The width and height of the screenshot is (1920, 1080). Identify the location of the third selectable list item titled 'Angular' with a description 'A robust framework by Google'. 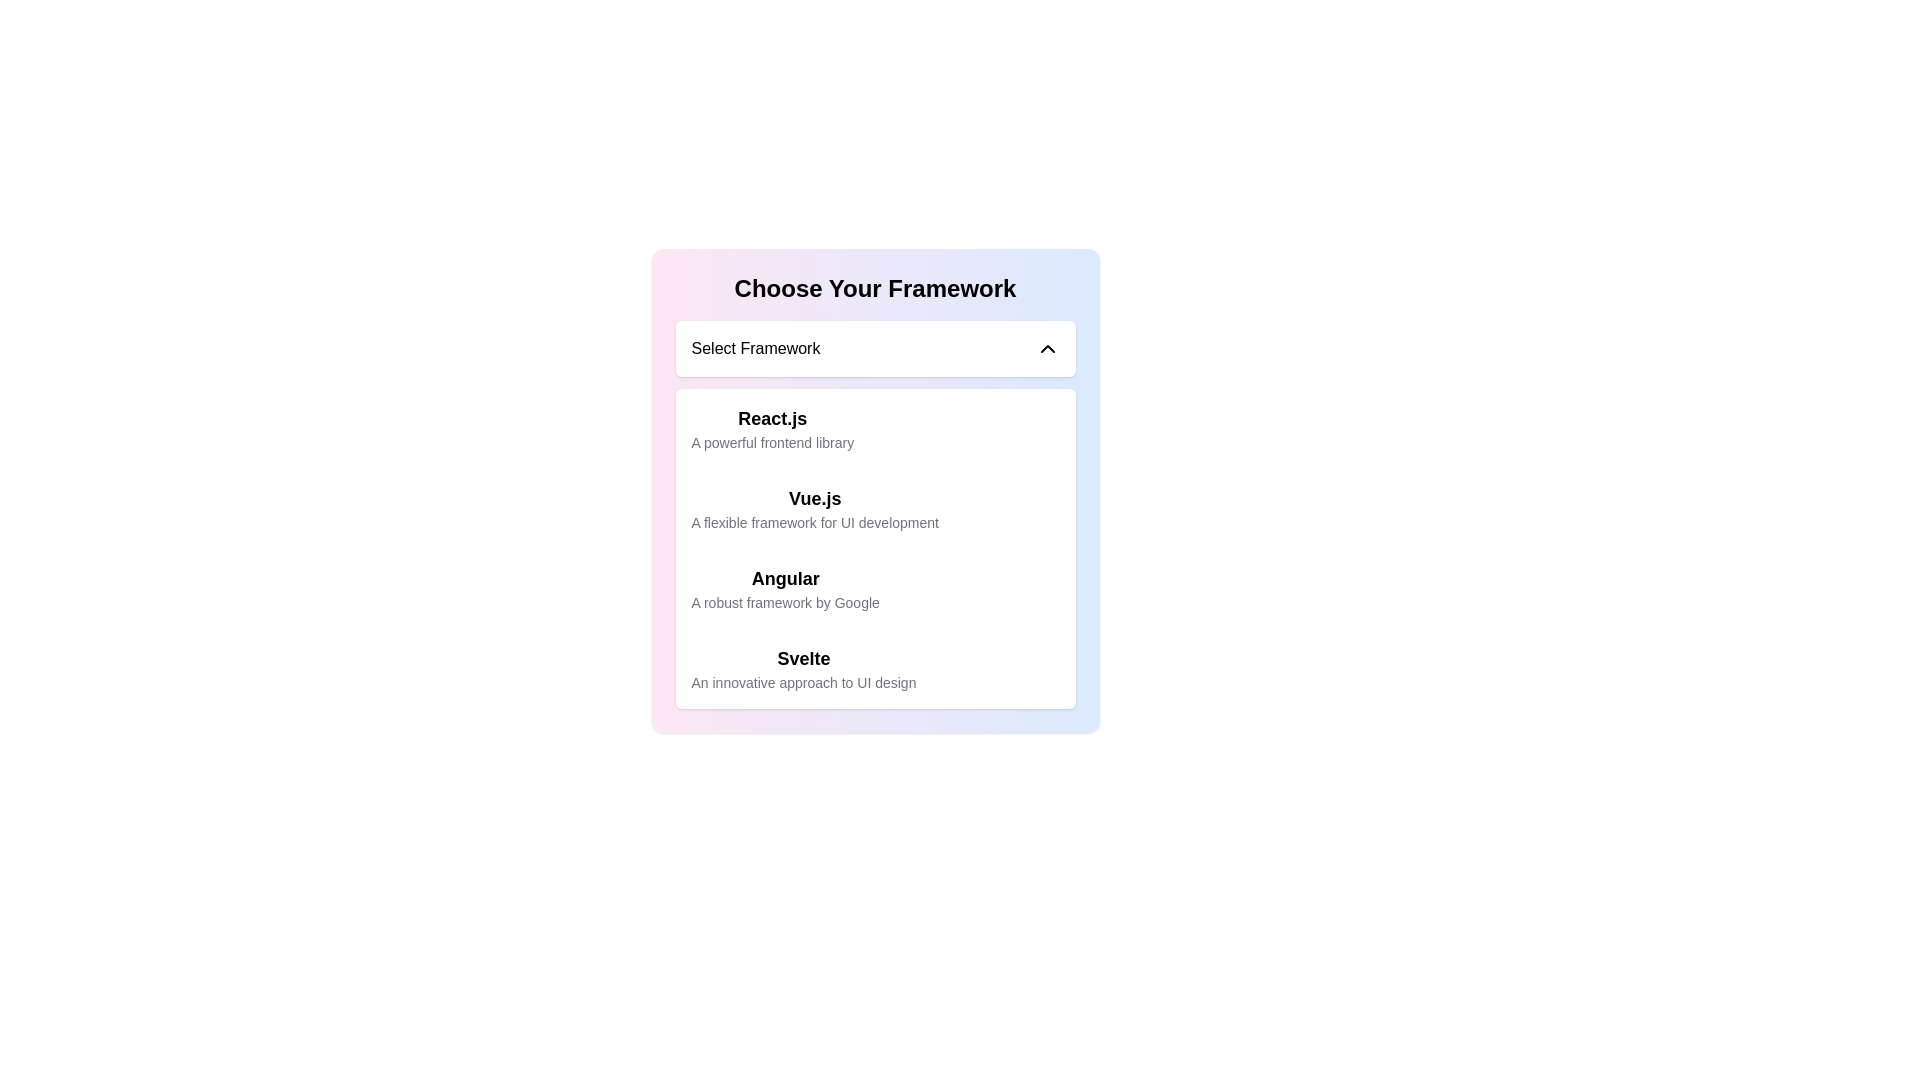
(875, 588).